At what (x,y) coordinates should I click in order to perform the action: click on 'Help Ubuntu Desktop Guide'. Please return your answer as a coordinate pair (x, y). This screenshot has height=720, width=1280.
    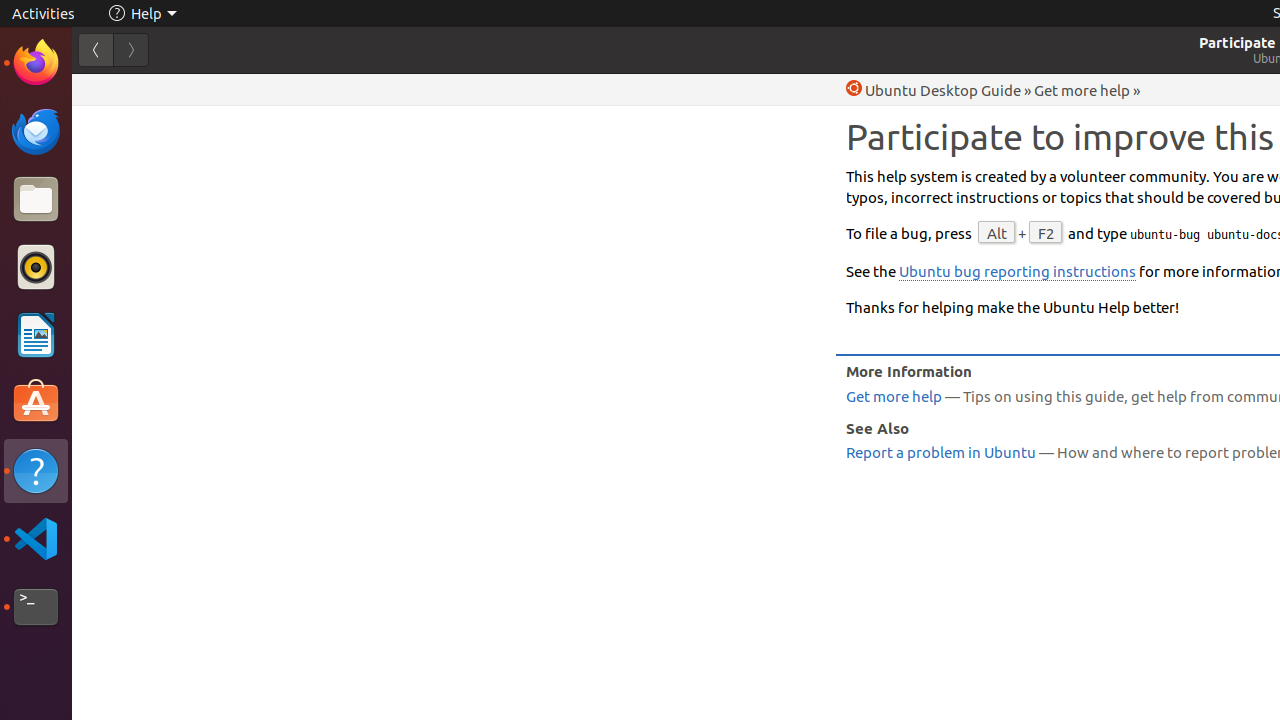
    Looking at the image, I should click on (932, 88).